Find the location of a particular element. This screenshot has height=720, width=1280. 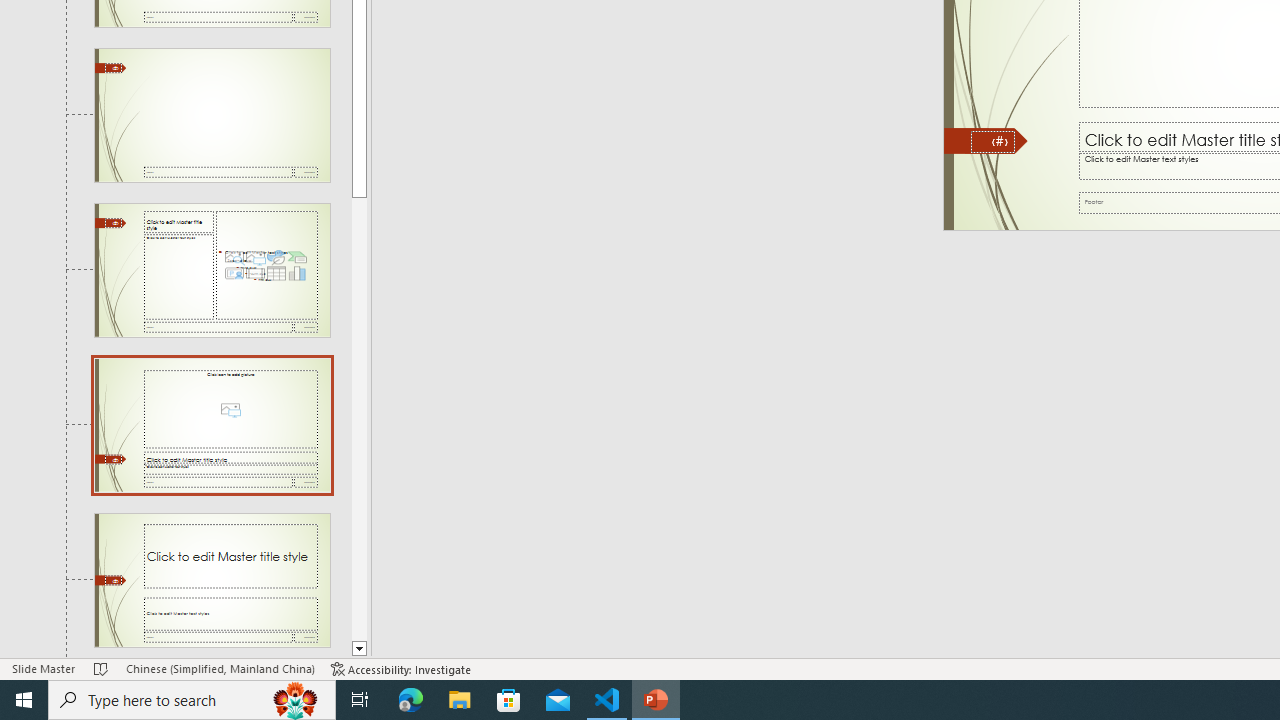

'Slide Blank Layout: used by no slides' is located at coordinates (212, 115).